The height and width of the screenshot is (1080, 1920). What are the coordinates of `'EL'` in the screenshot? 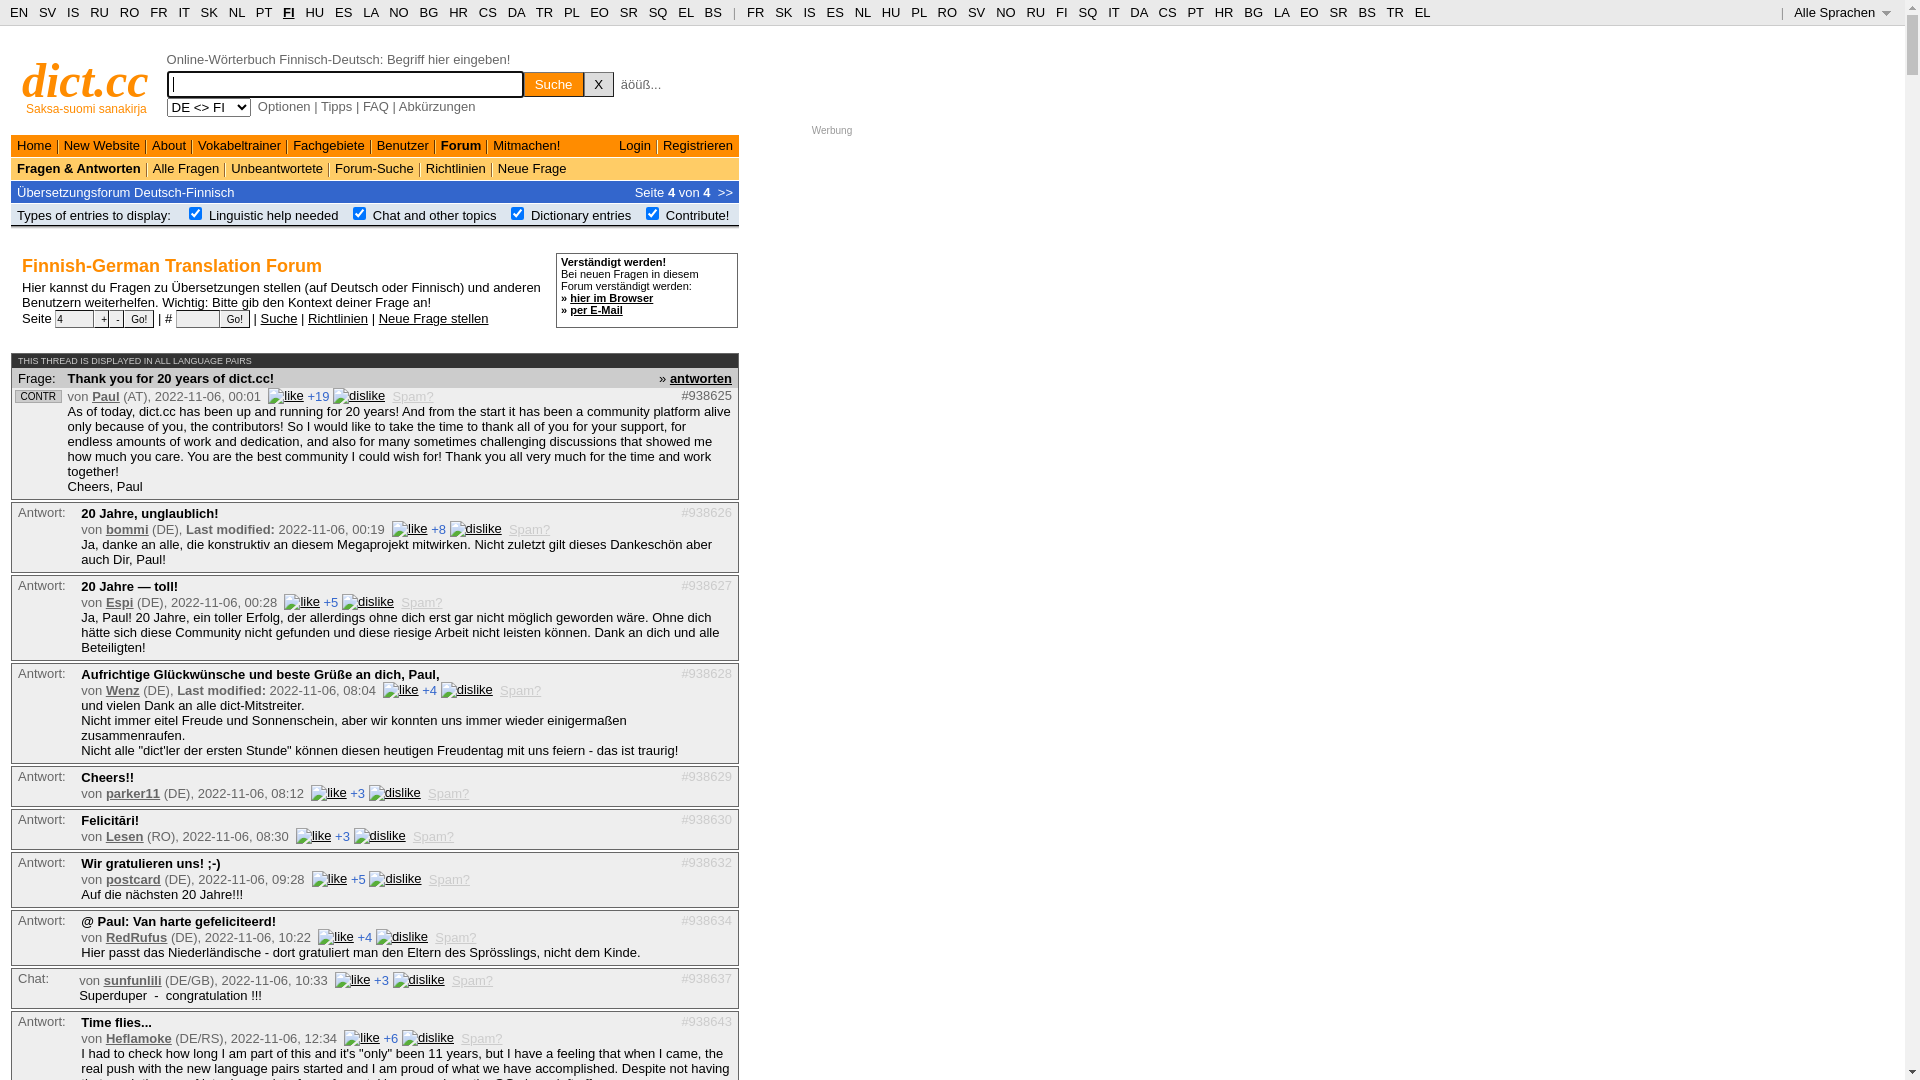 It's located at (685, 12).